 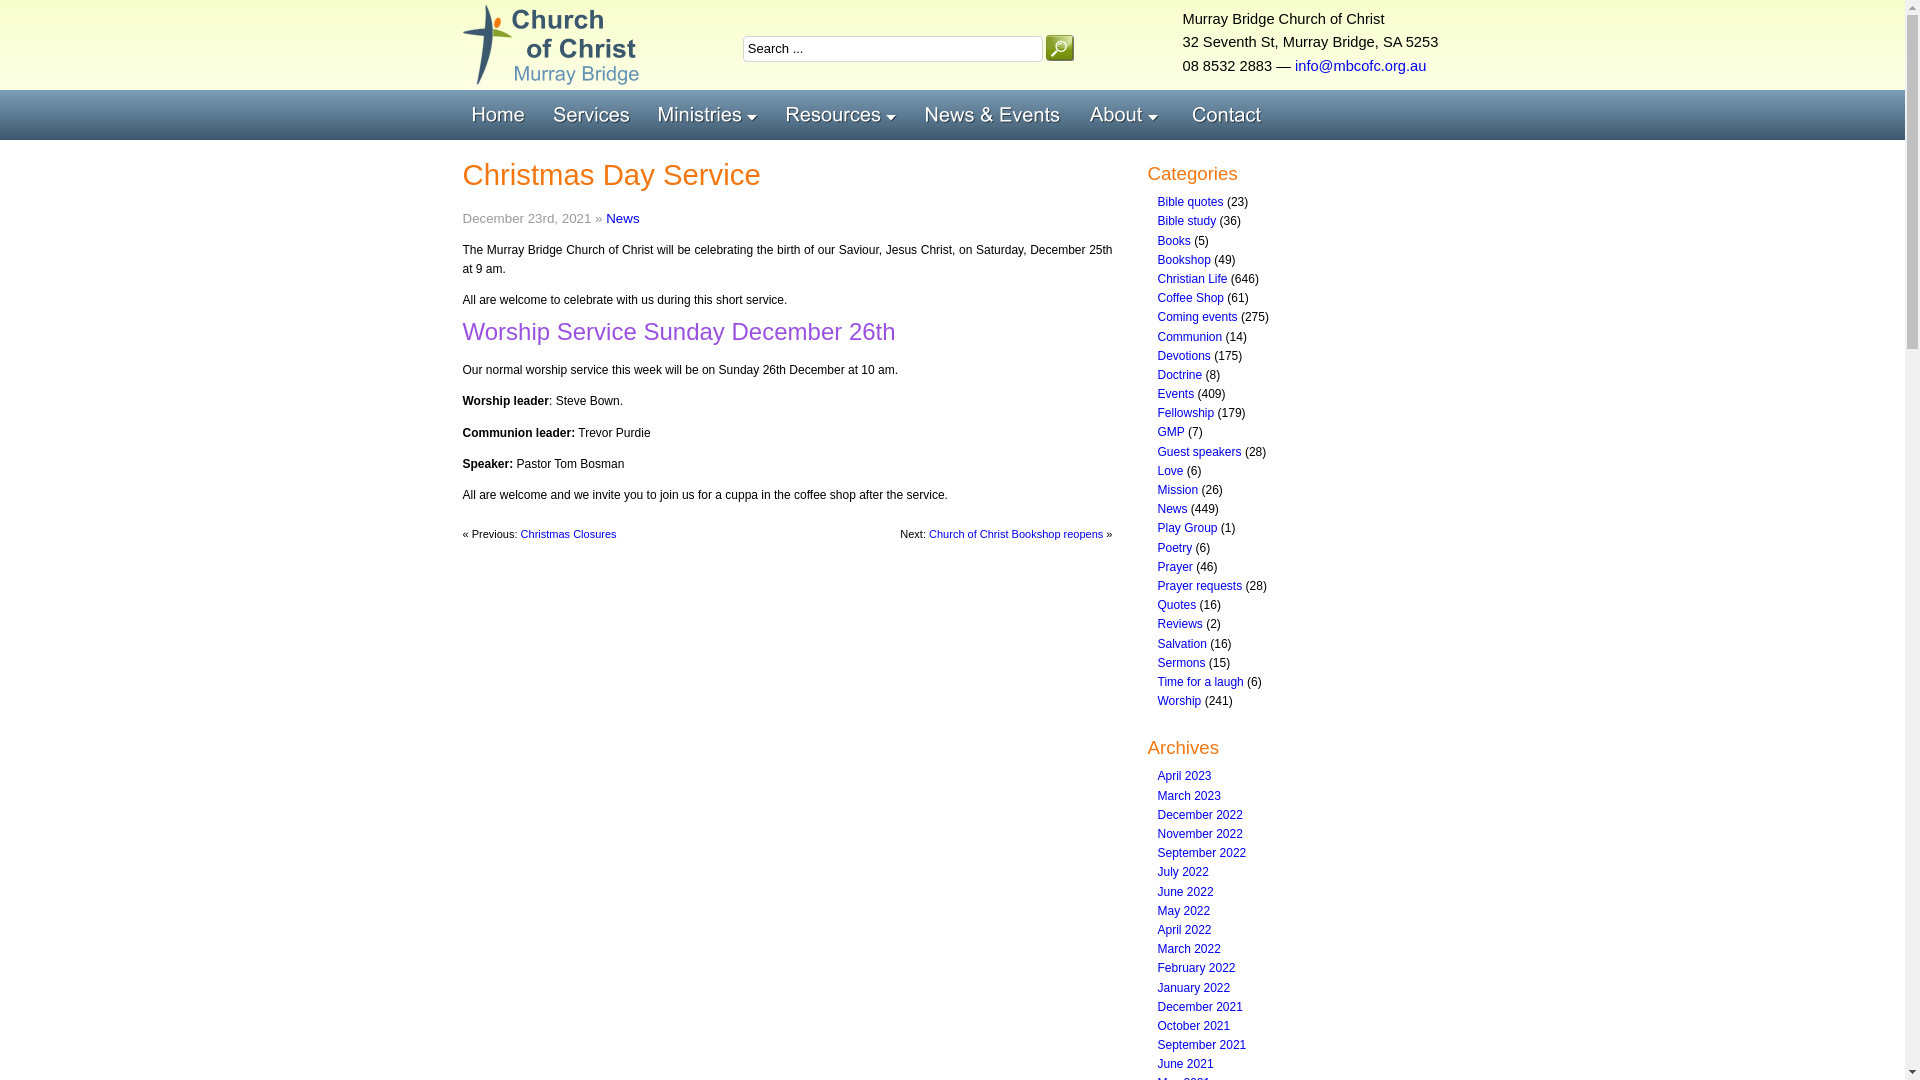 What do you see at coordinates (1190, 335) in the screenshot?
I see `'Communion'` at bounding box center [1190, 335].